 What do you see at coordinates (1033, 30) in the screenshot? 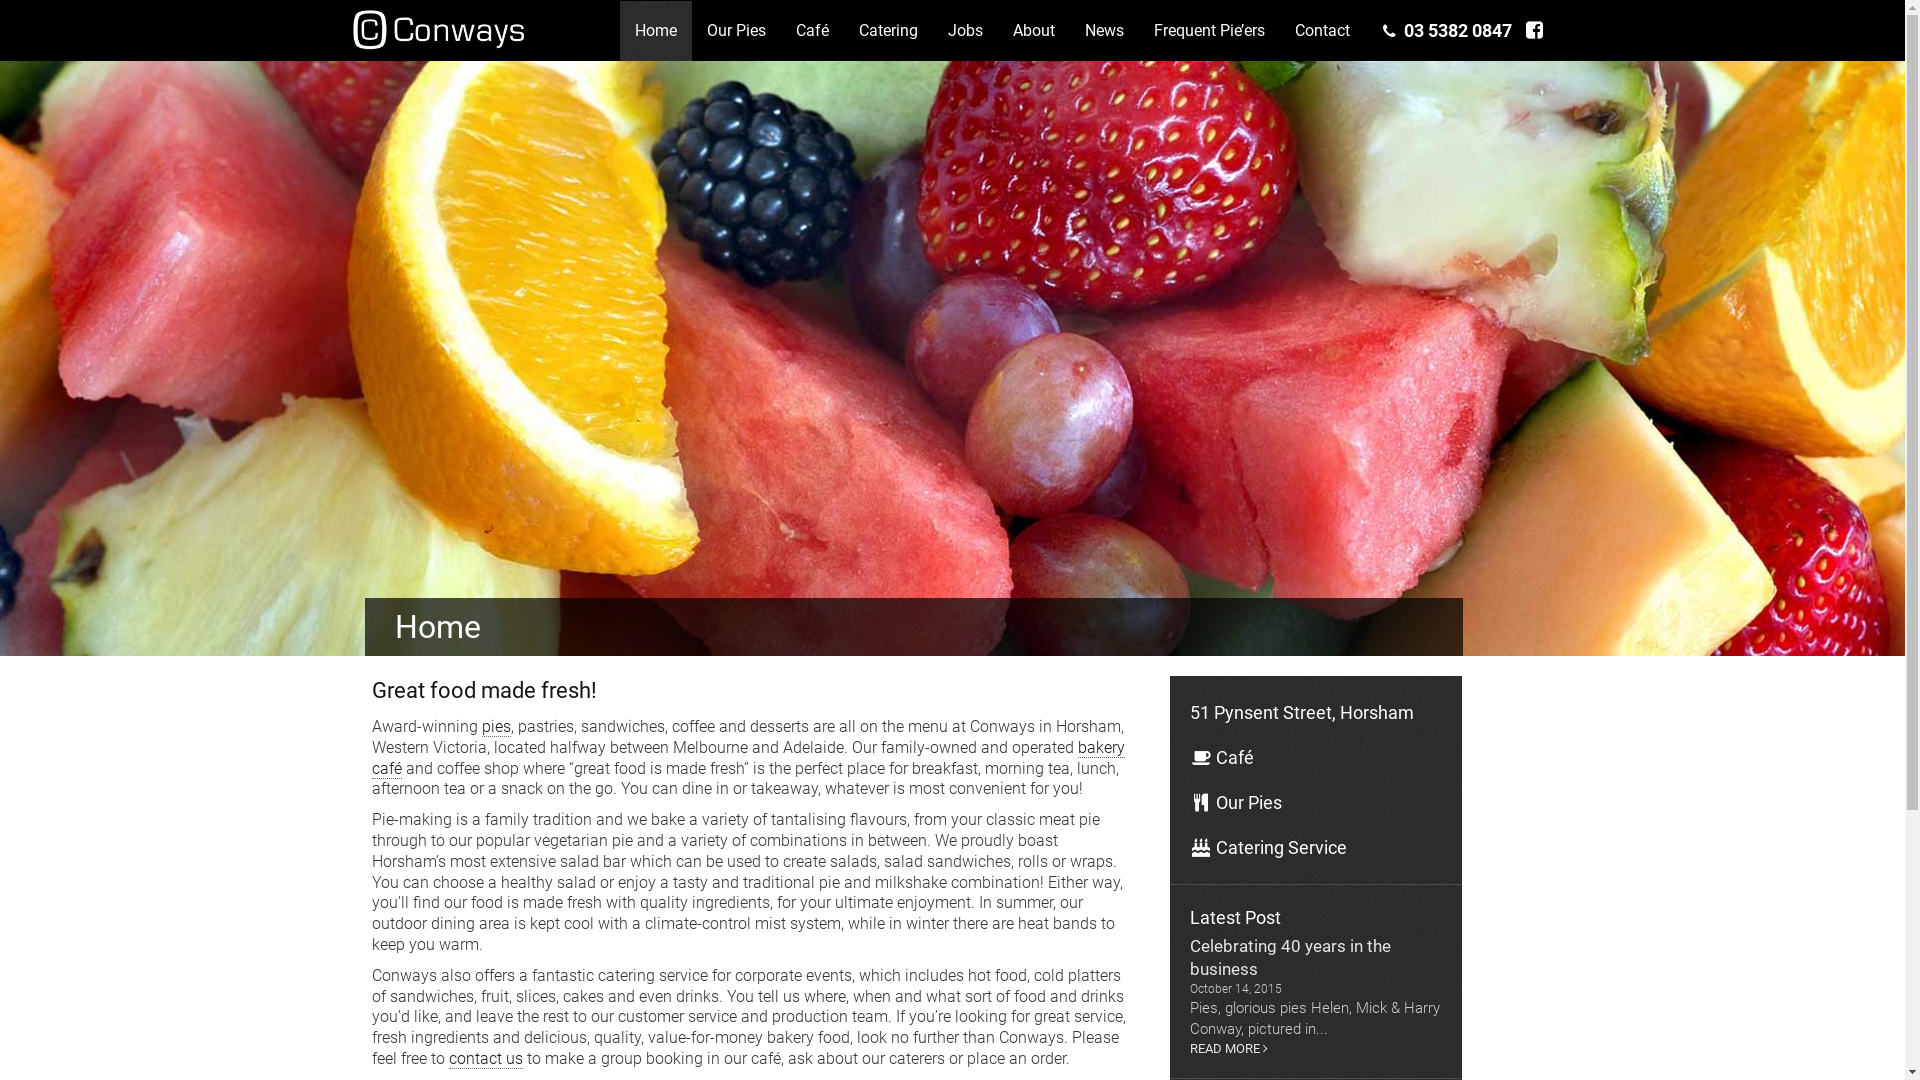
I see `'About'` at bounding box center [1033, 30].